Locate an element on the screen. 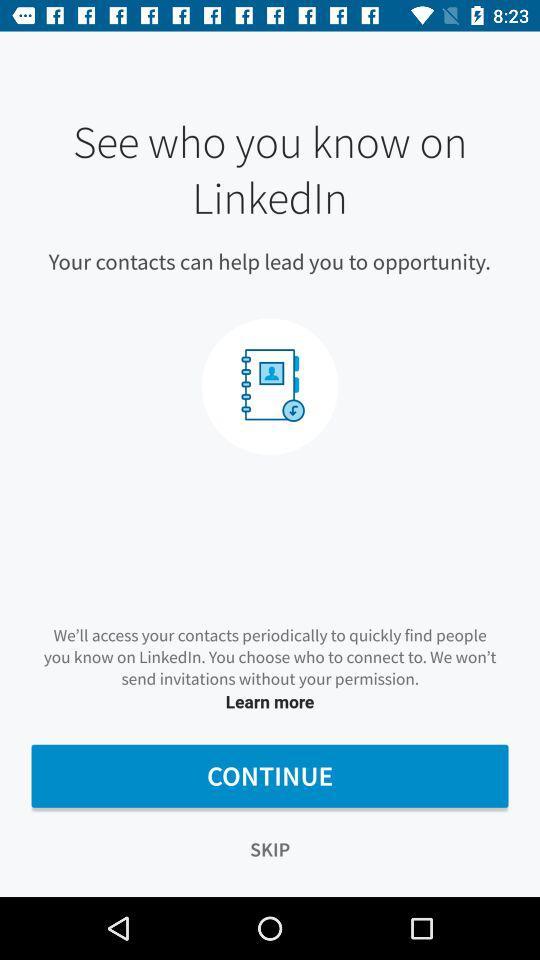 The height and width of the screenshot is (960, 540). icon above the skip icon is located at coordinates (270, 775).